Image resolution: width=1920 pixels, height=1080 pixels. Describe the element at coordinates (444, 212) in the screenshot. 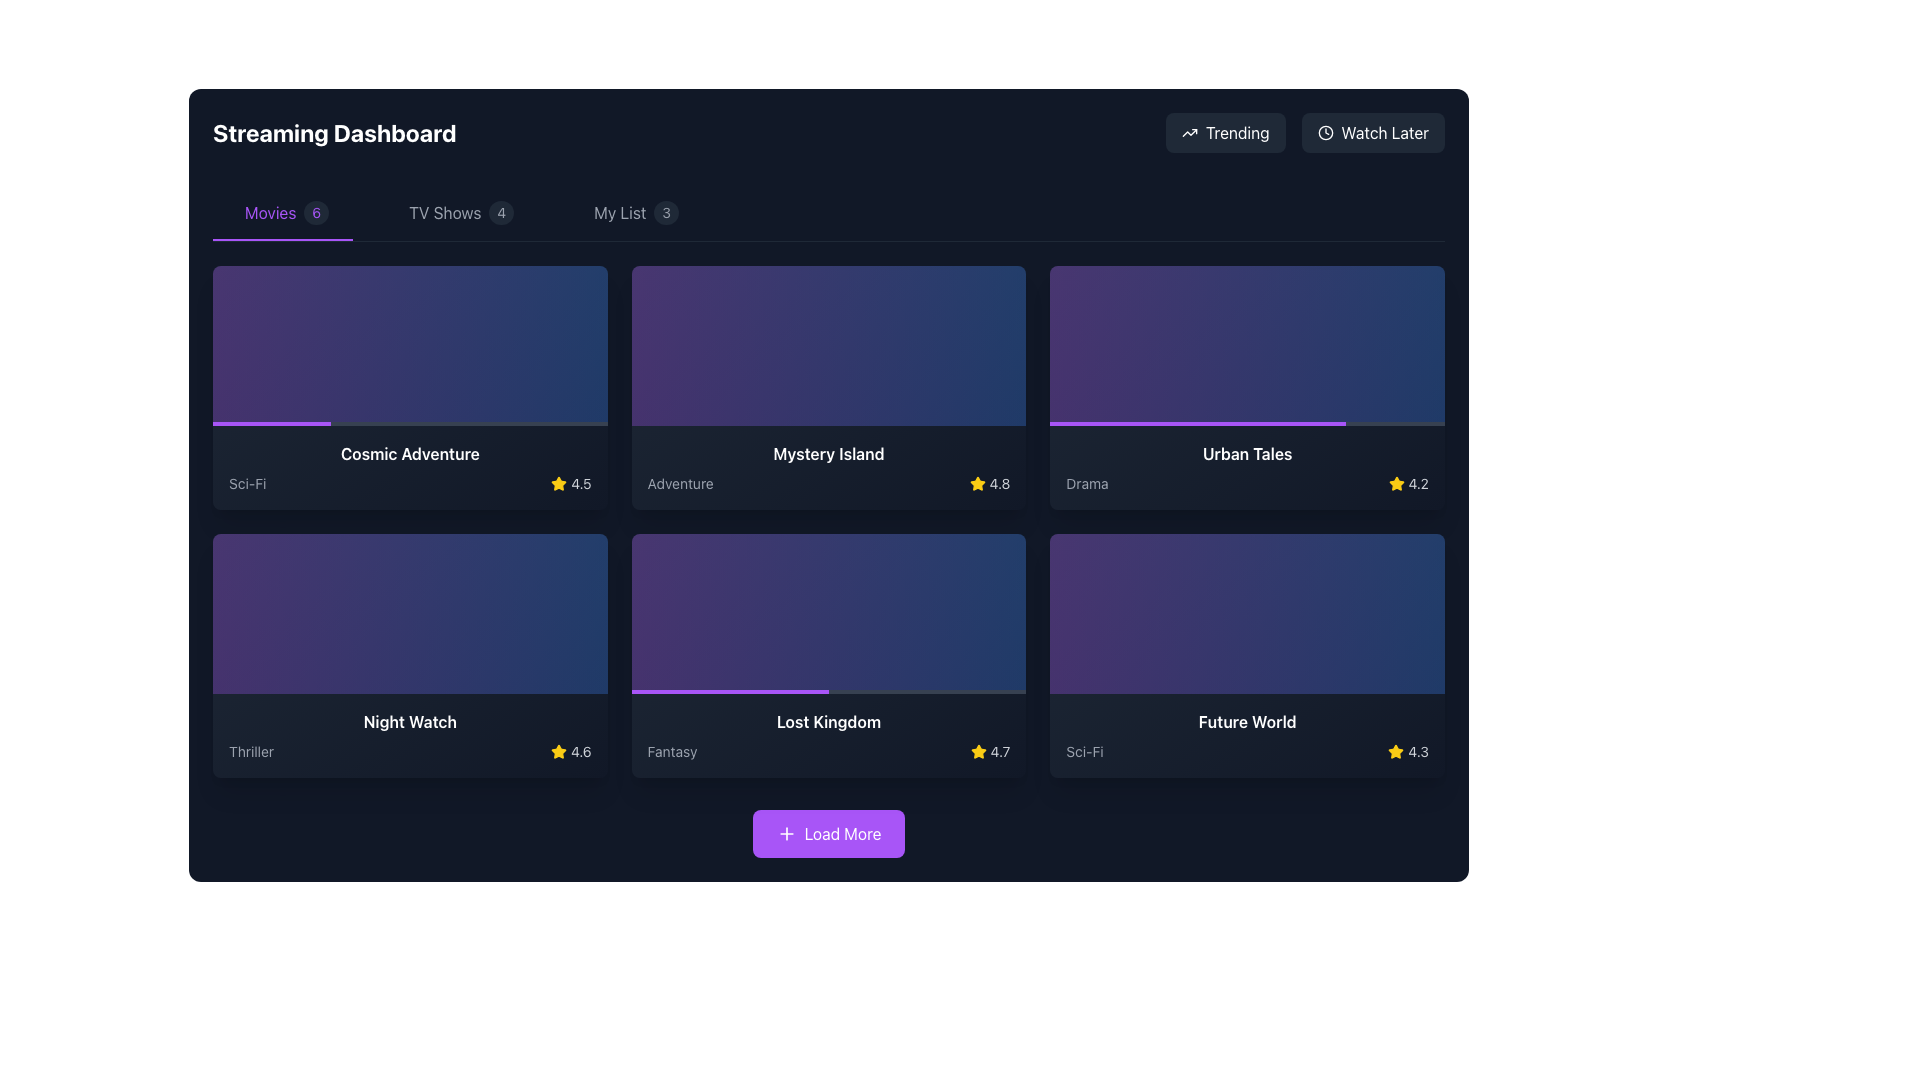

I see `the 'TV Shows' text label in the navigation menu` at that location.